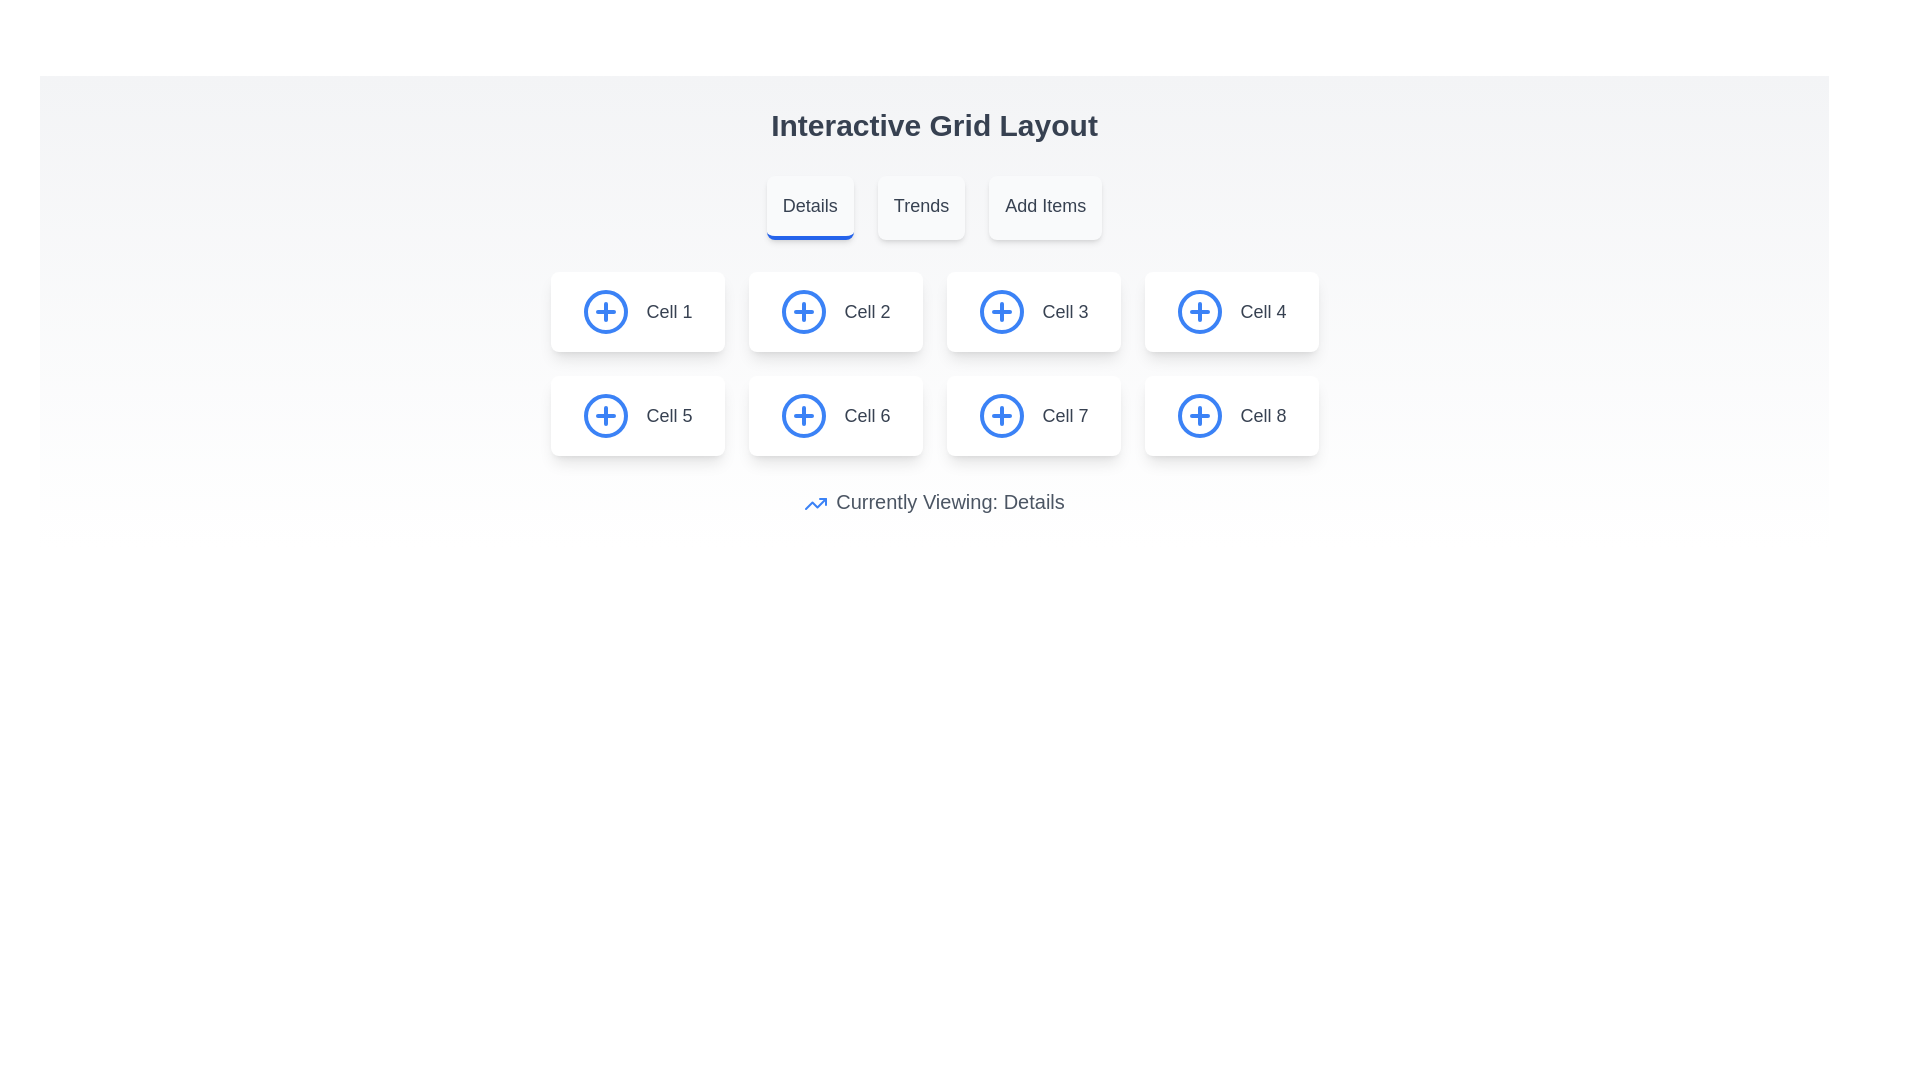  I want to click on the vector graphic element that indicates the action point for adding or creating a new item in Cell 6, represented by a circle and a plus sign, so click(804, 415).